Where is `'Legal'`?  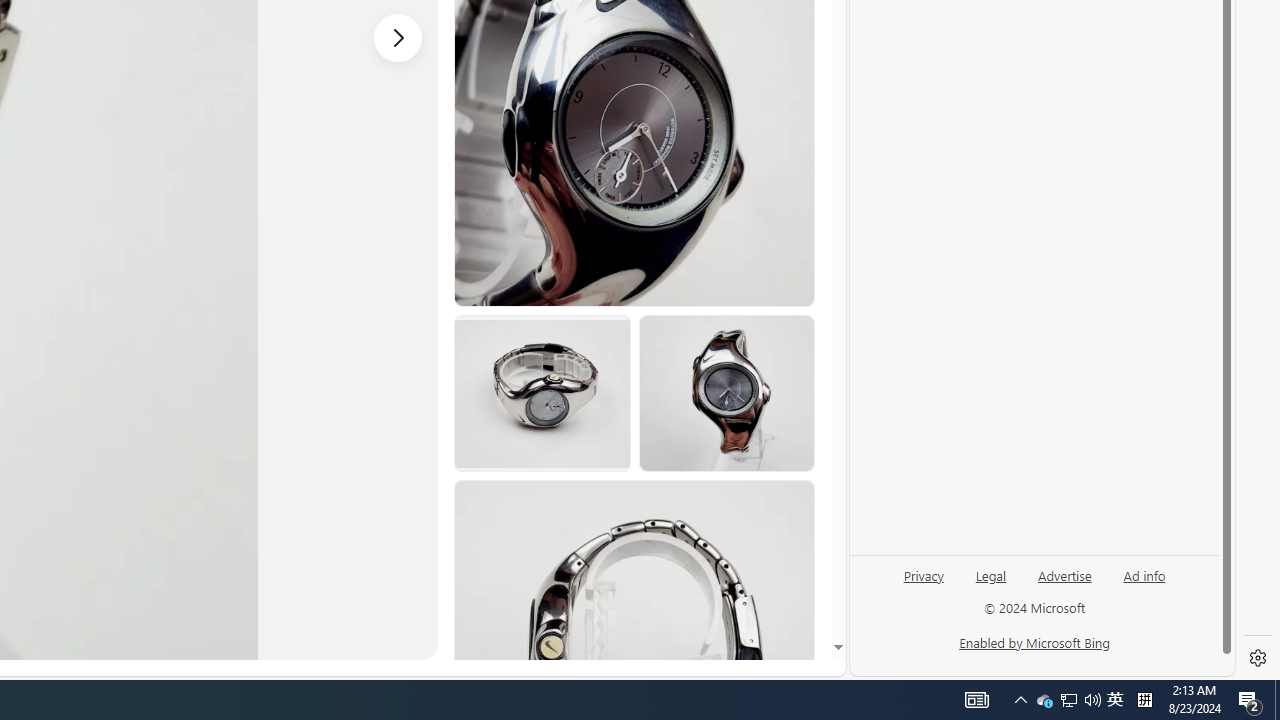 'Legal' is located at coordinates (990, 583).